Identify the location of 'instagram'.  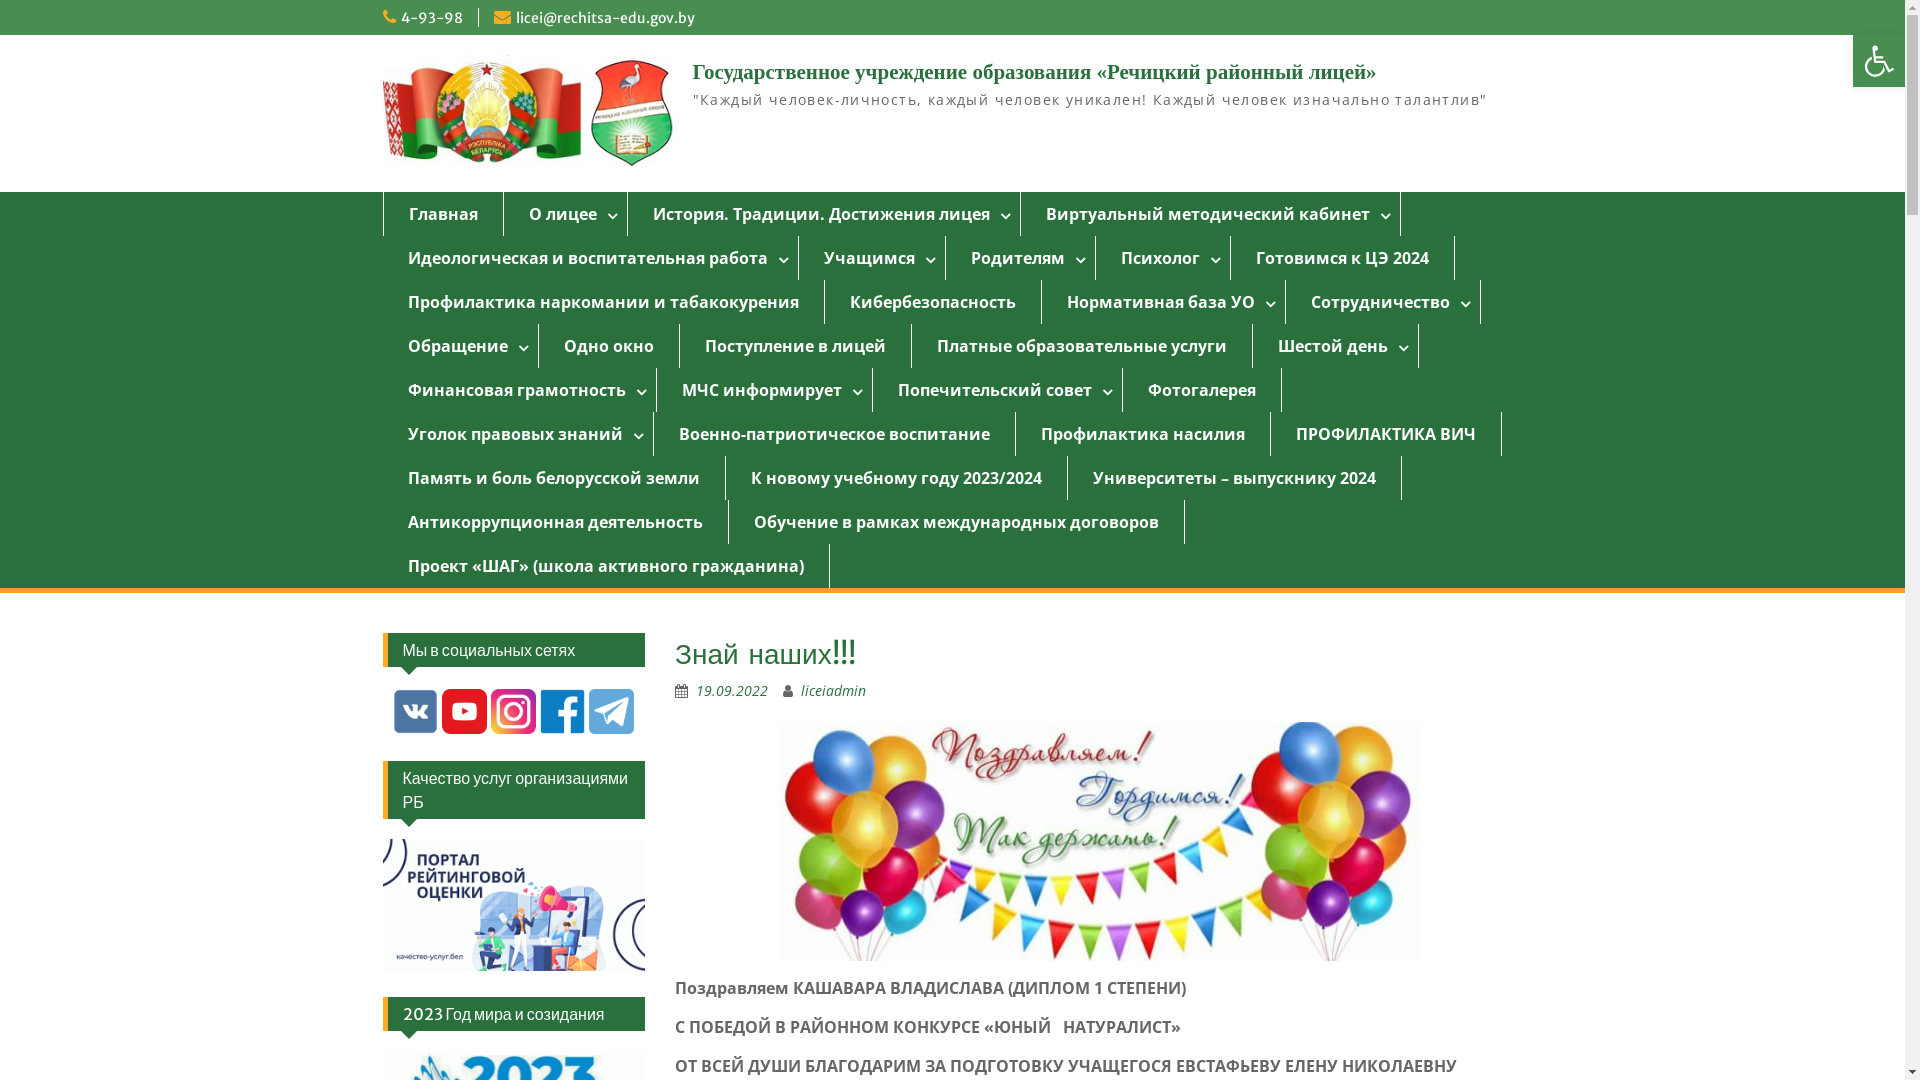
(513, 730).